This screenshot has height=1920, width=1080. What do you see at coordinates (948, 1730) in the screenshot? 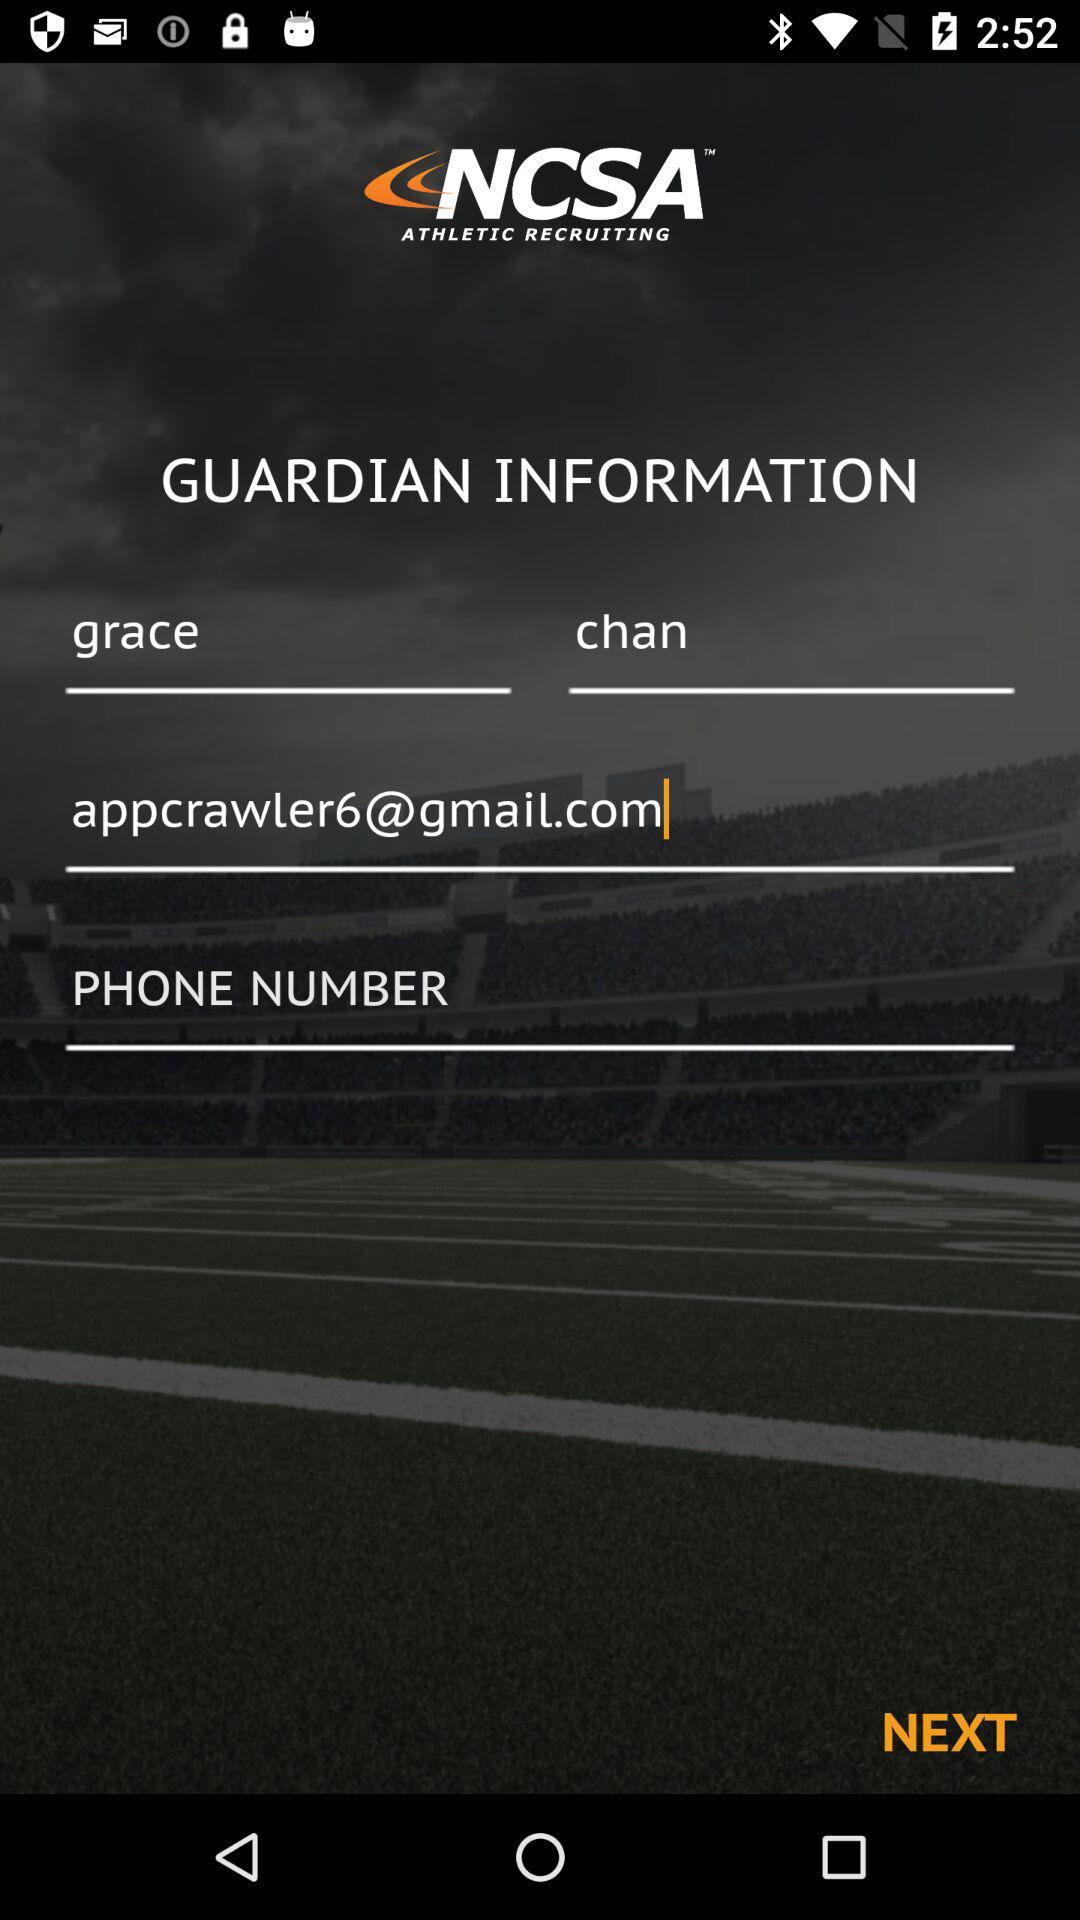
I see `next at the bottom right corner` at bounding box center [948, 1730].